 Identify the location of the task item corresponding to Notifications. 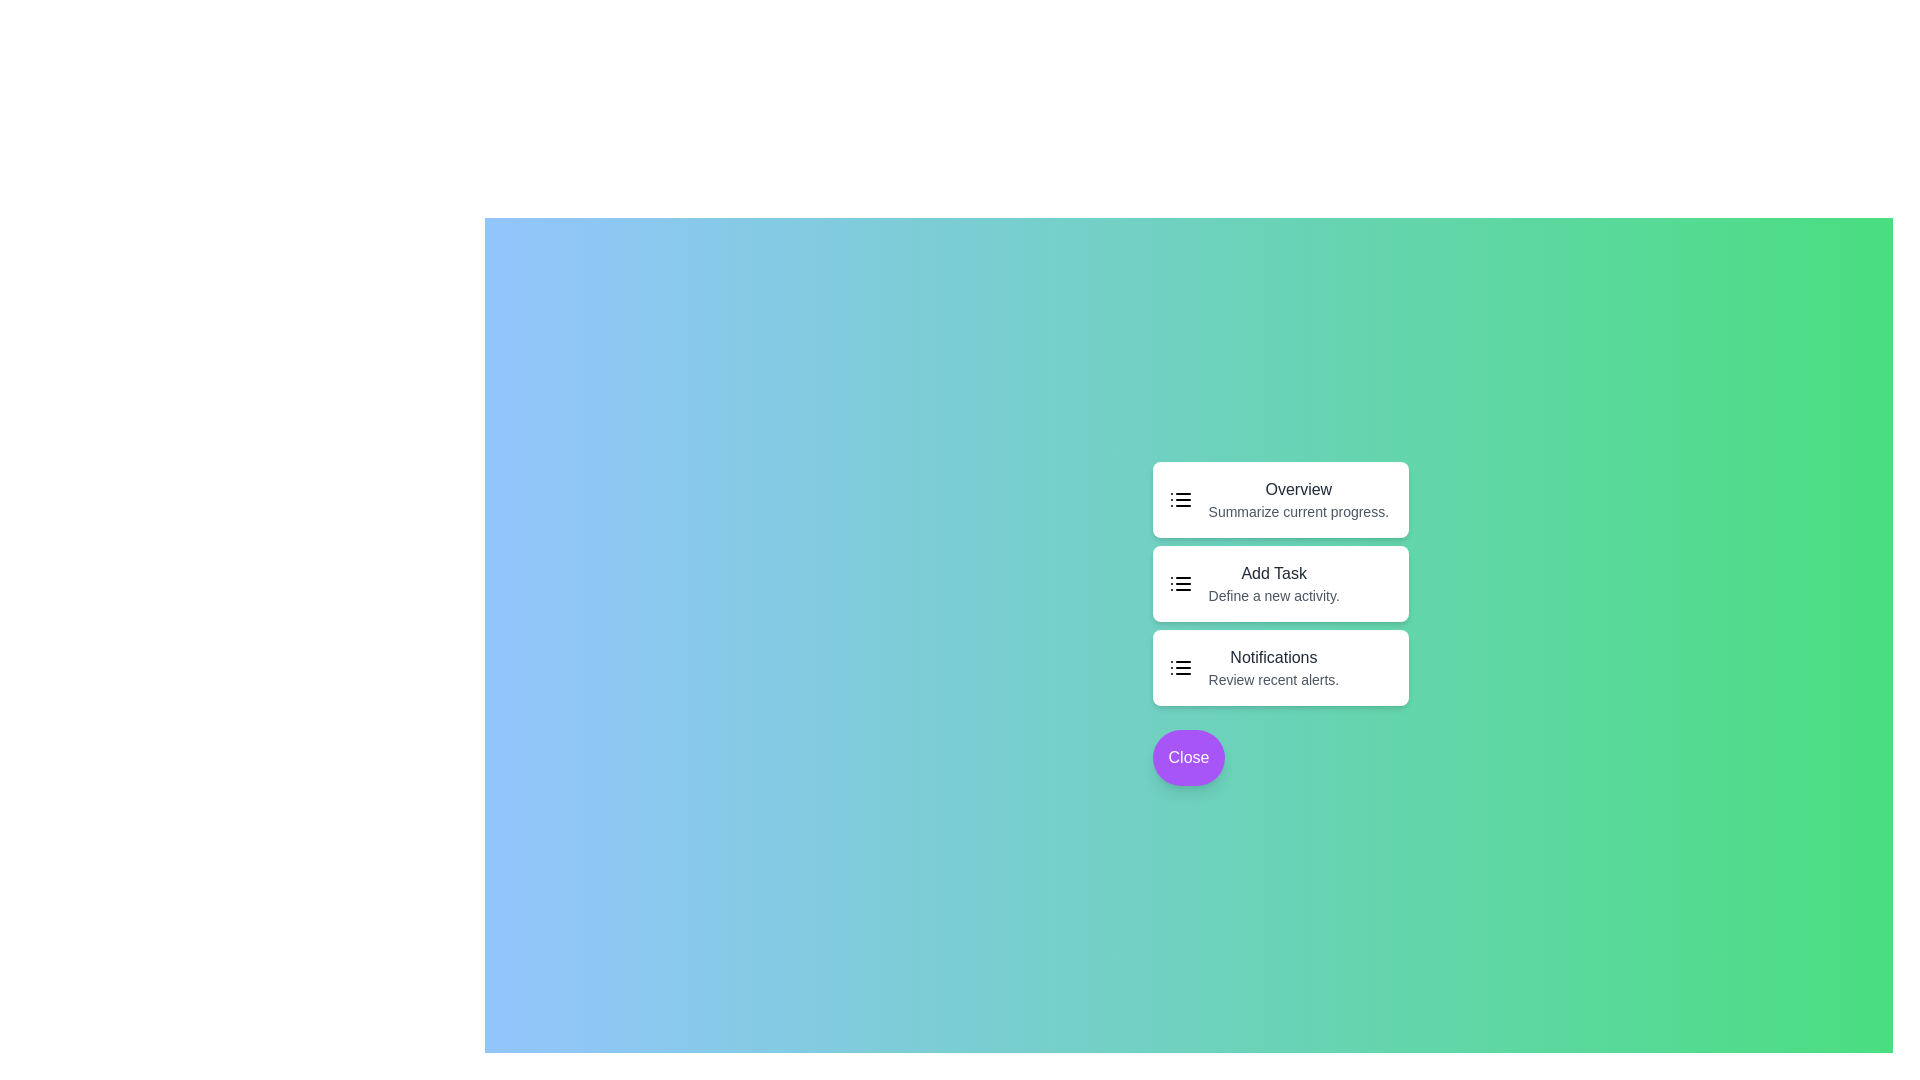
(1280, 667).